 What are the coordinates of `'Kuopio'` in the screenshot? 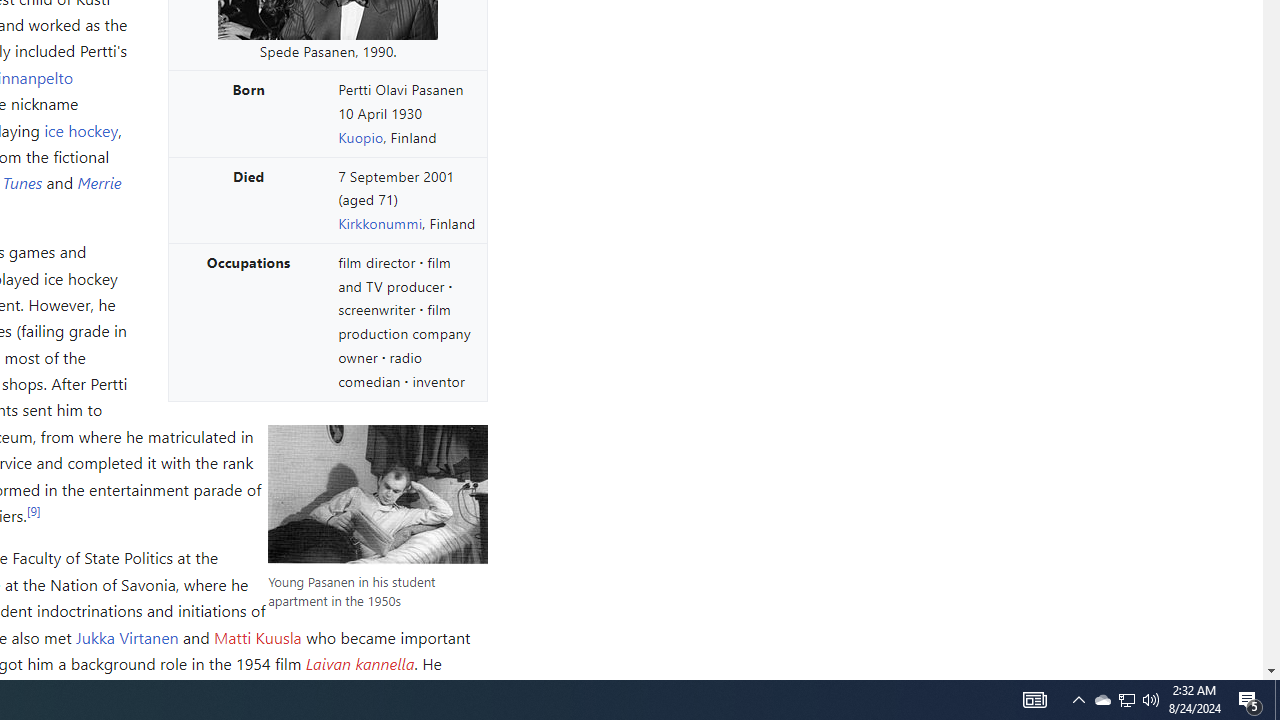 It's located at (360, 135).